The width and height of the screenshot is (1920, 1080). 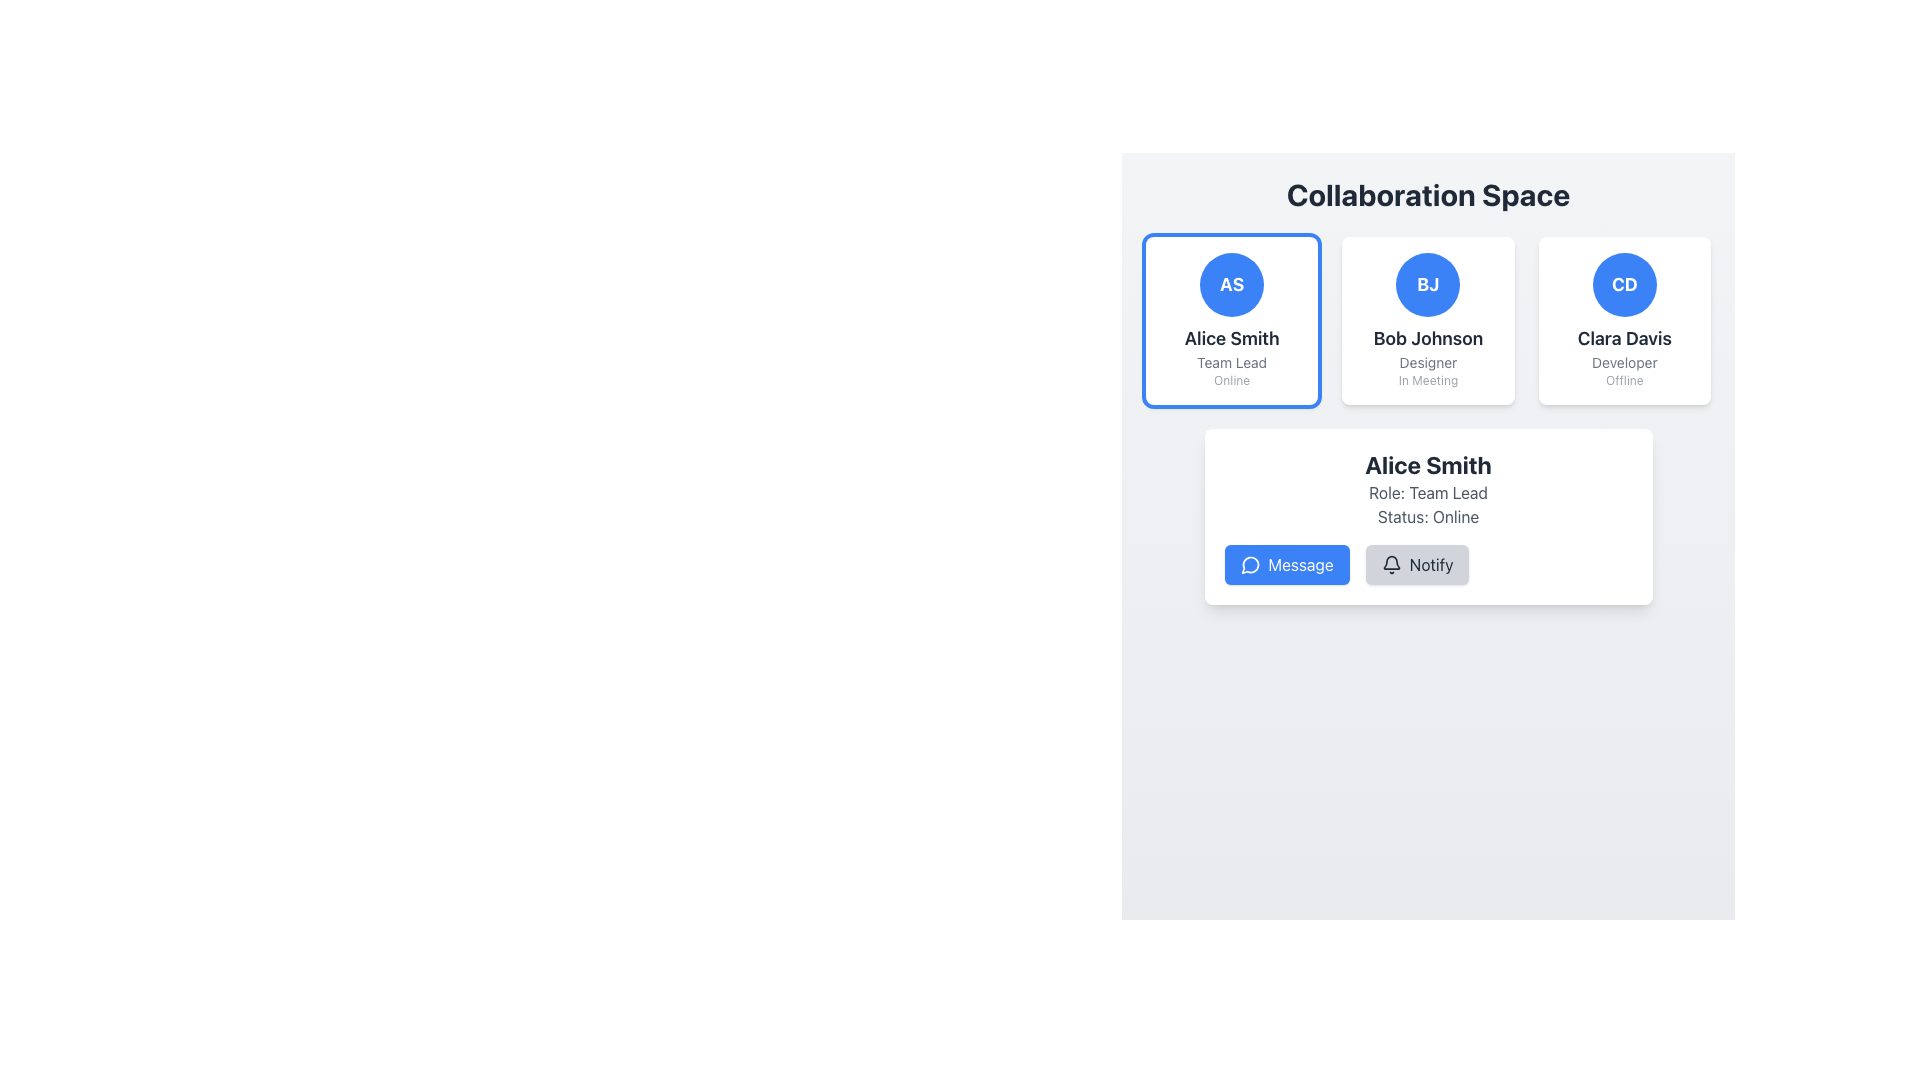 I want to click on text label that contains 'Team Lead', which is styled with a smaller font size and lighter gray color, positioned below 'Alice Smith' and above the status indicator 'Online', so click(x=1231, y=362).